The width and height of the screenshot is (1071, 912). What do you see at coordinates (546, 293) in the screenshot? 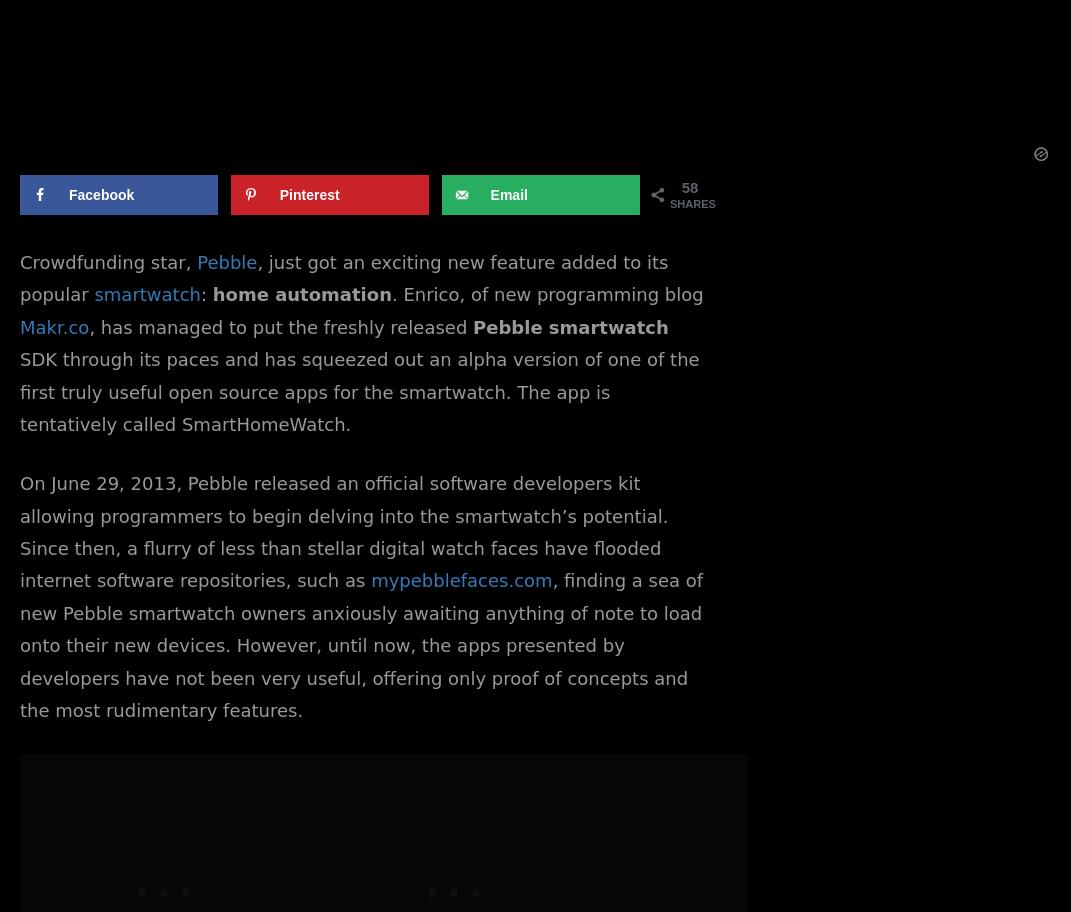
I see `'. Enrico, of new programming blog'` at bounding box center [546, 293].